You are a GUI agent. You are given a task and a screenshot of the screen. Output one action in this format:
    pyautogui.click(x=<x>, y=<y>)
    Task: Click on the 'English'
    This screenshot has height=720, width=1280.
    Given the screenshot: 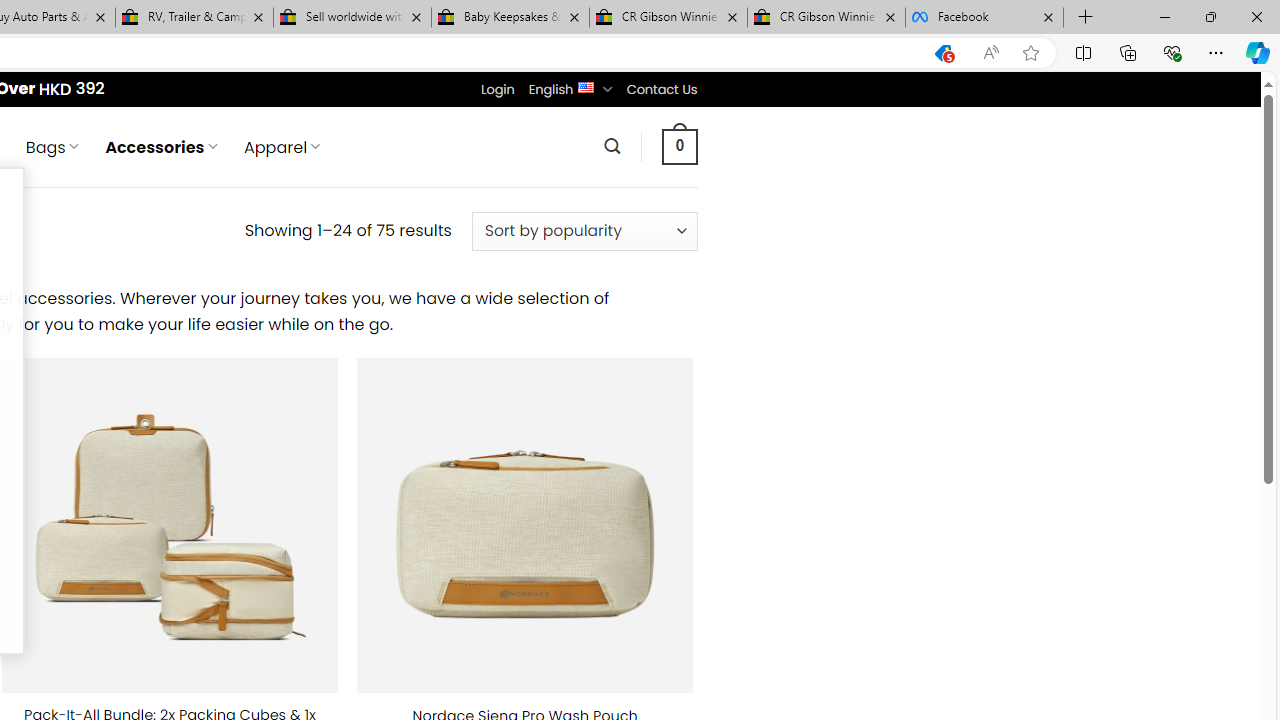 What is the action you would take?
    pyautogui.click(x=585, y=85)
    